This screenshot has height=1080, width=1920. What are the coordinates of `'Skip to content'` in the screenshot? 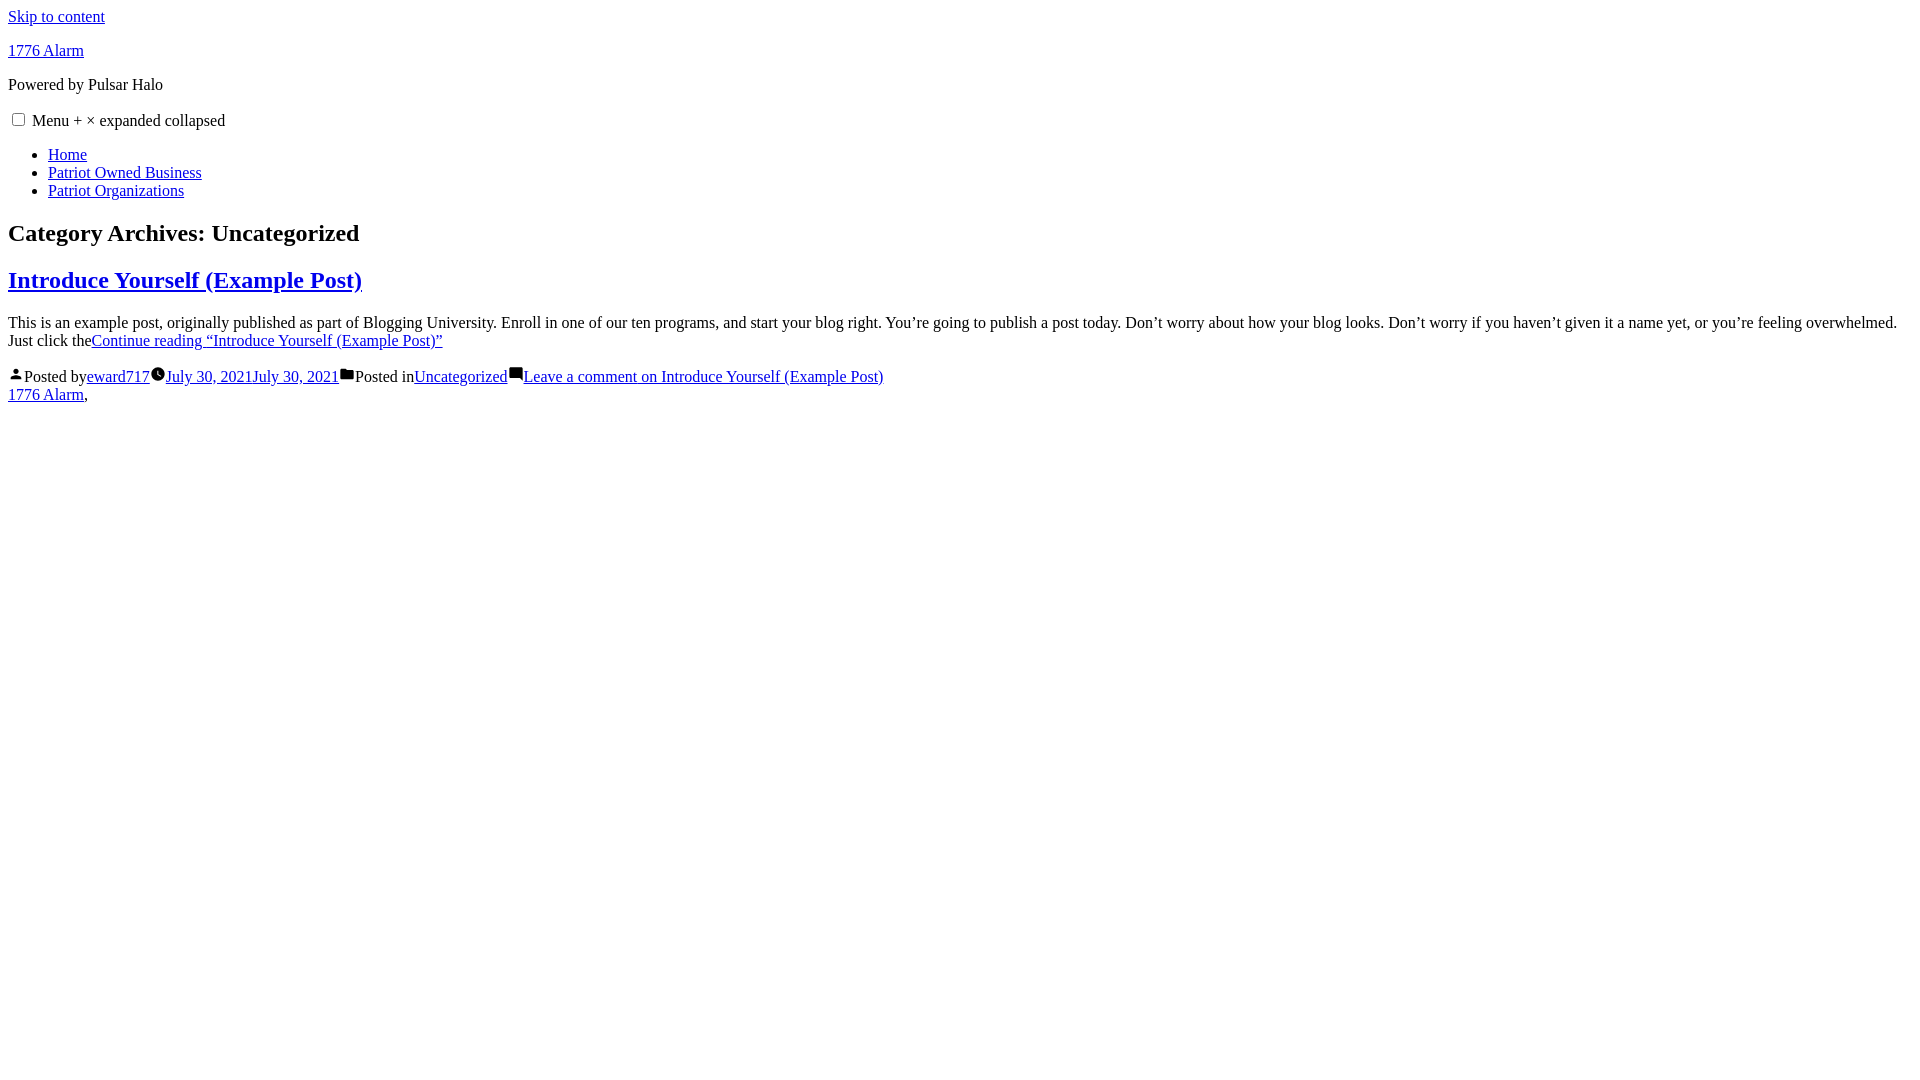 It's located at (56, 16).